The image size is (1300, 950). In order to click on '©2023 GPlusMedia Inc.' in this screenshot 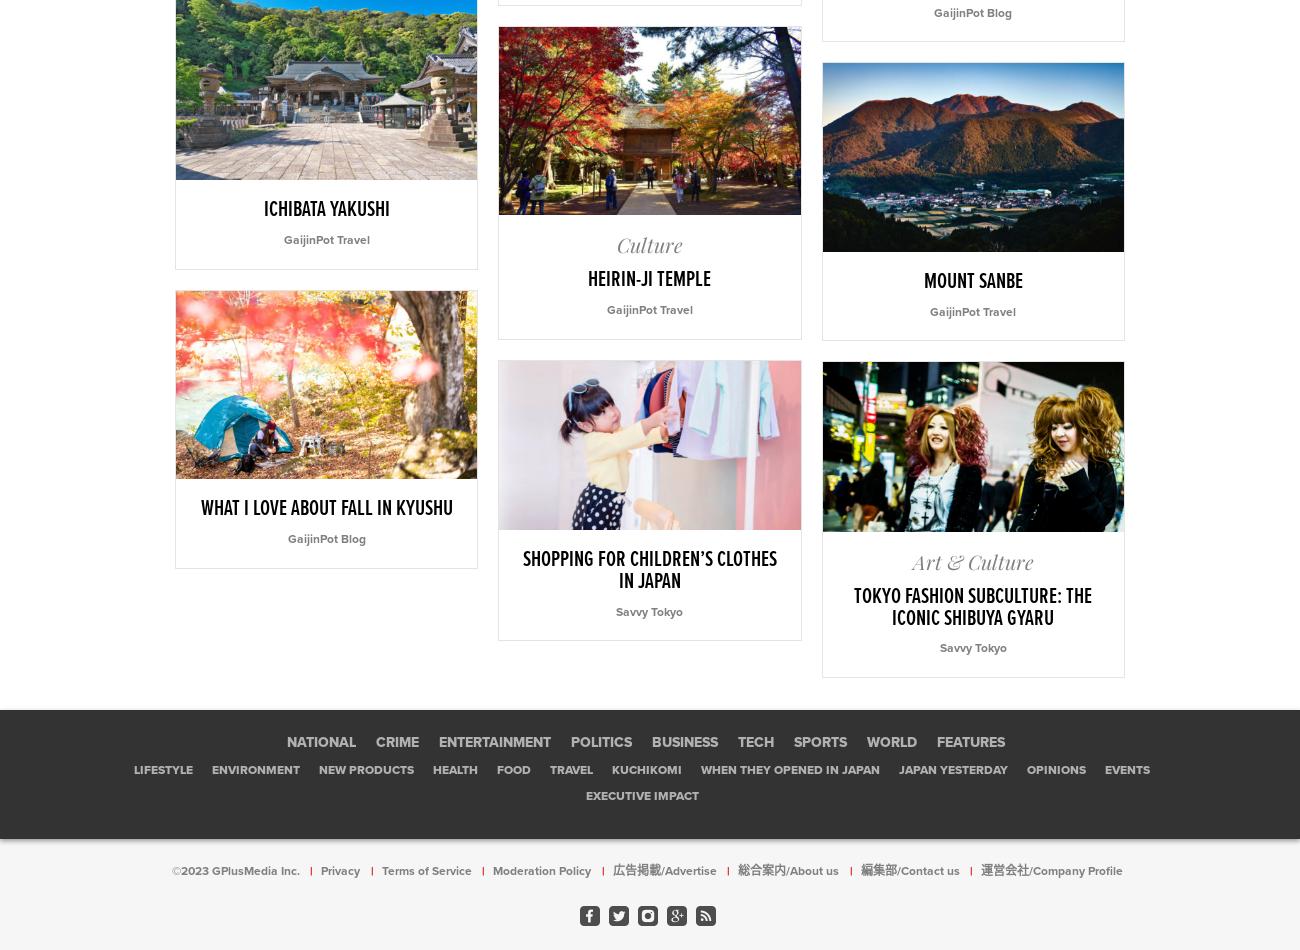, I will do `click(234, 869)`.